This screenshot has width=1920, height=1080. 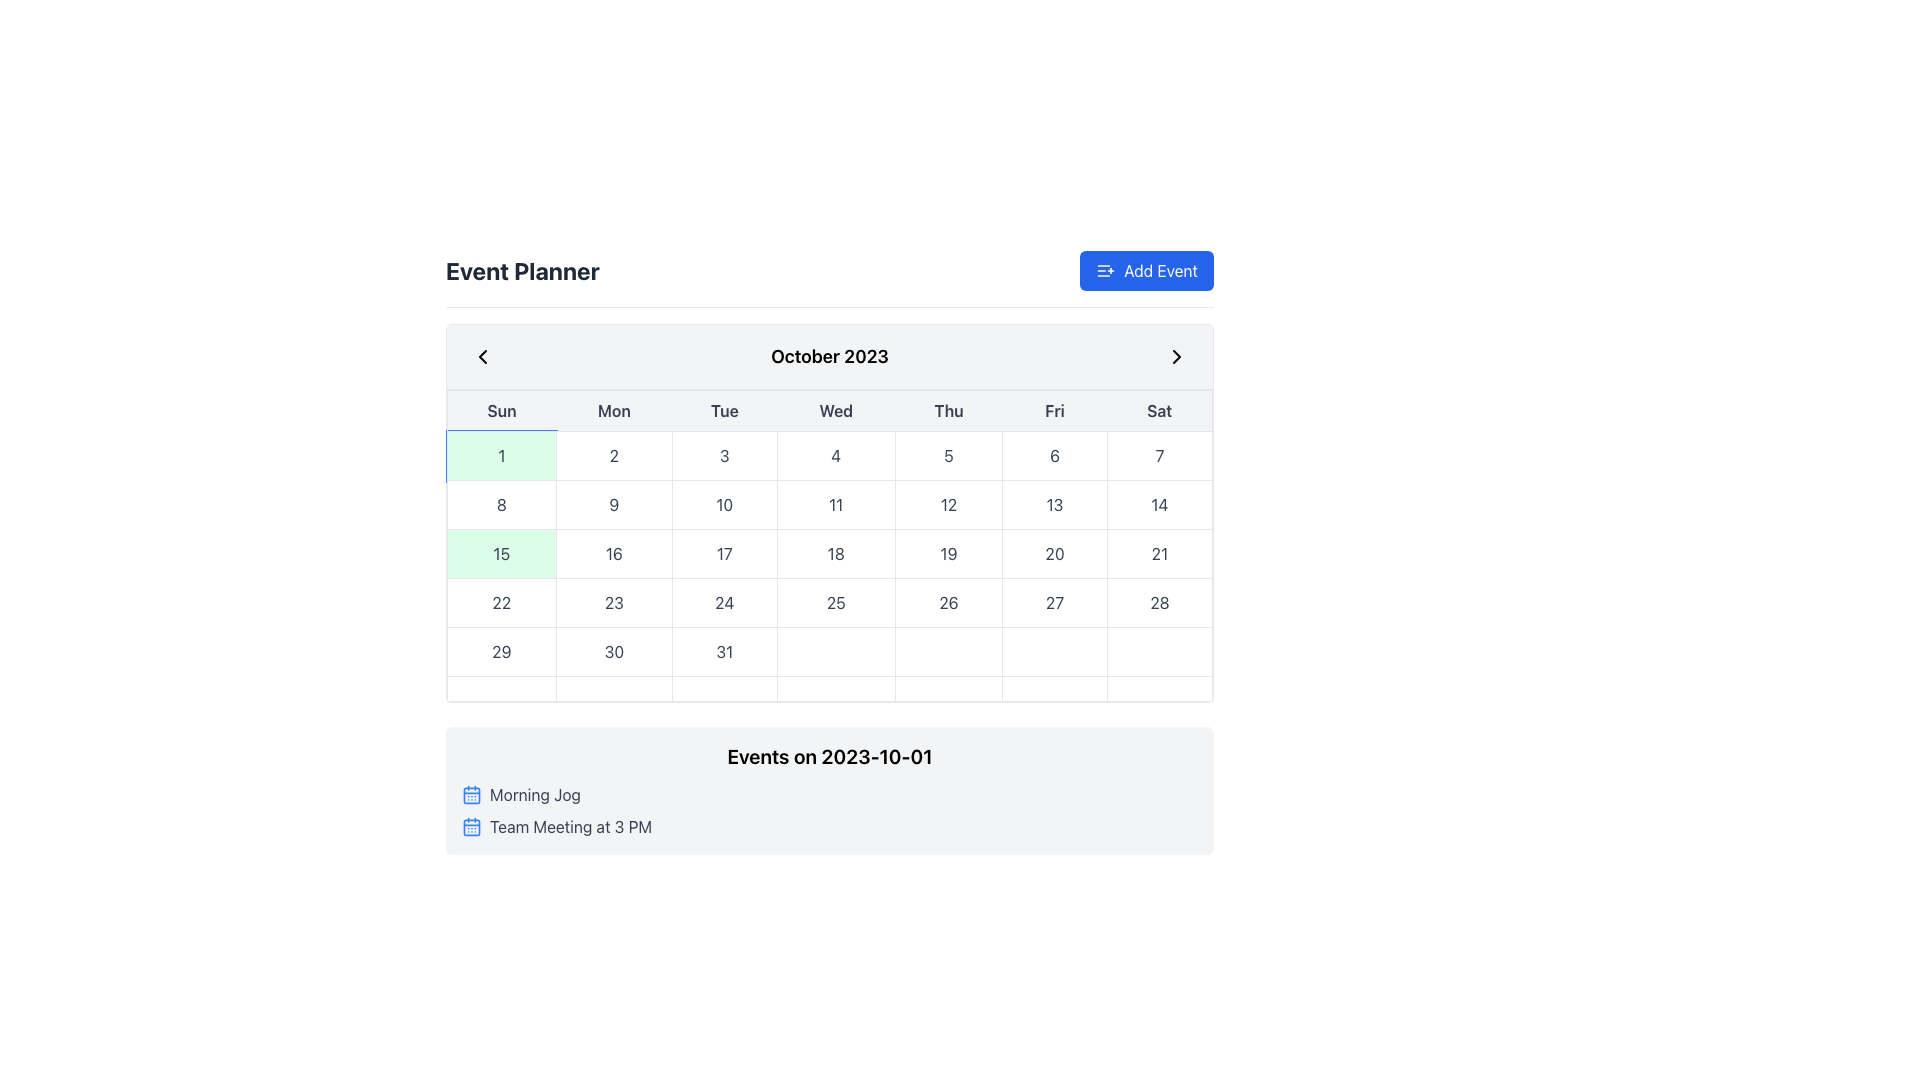 What do you see at coordinates (501, 410) in the screenshot?
I see `the label representing Sundays, which is the first element in the row of text labels for the days of the week located beneath the 'October 2023' header` at bounding box center [501, 410].